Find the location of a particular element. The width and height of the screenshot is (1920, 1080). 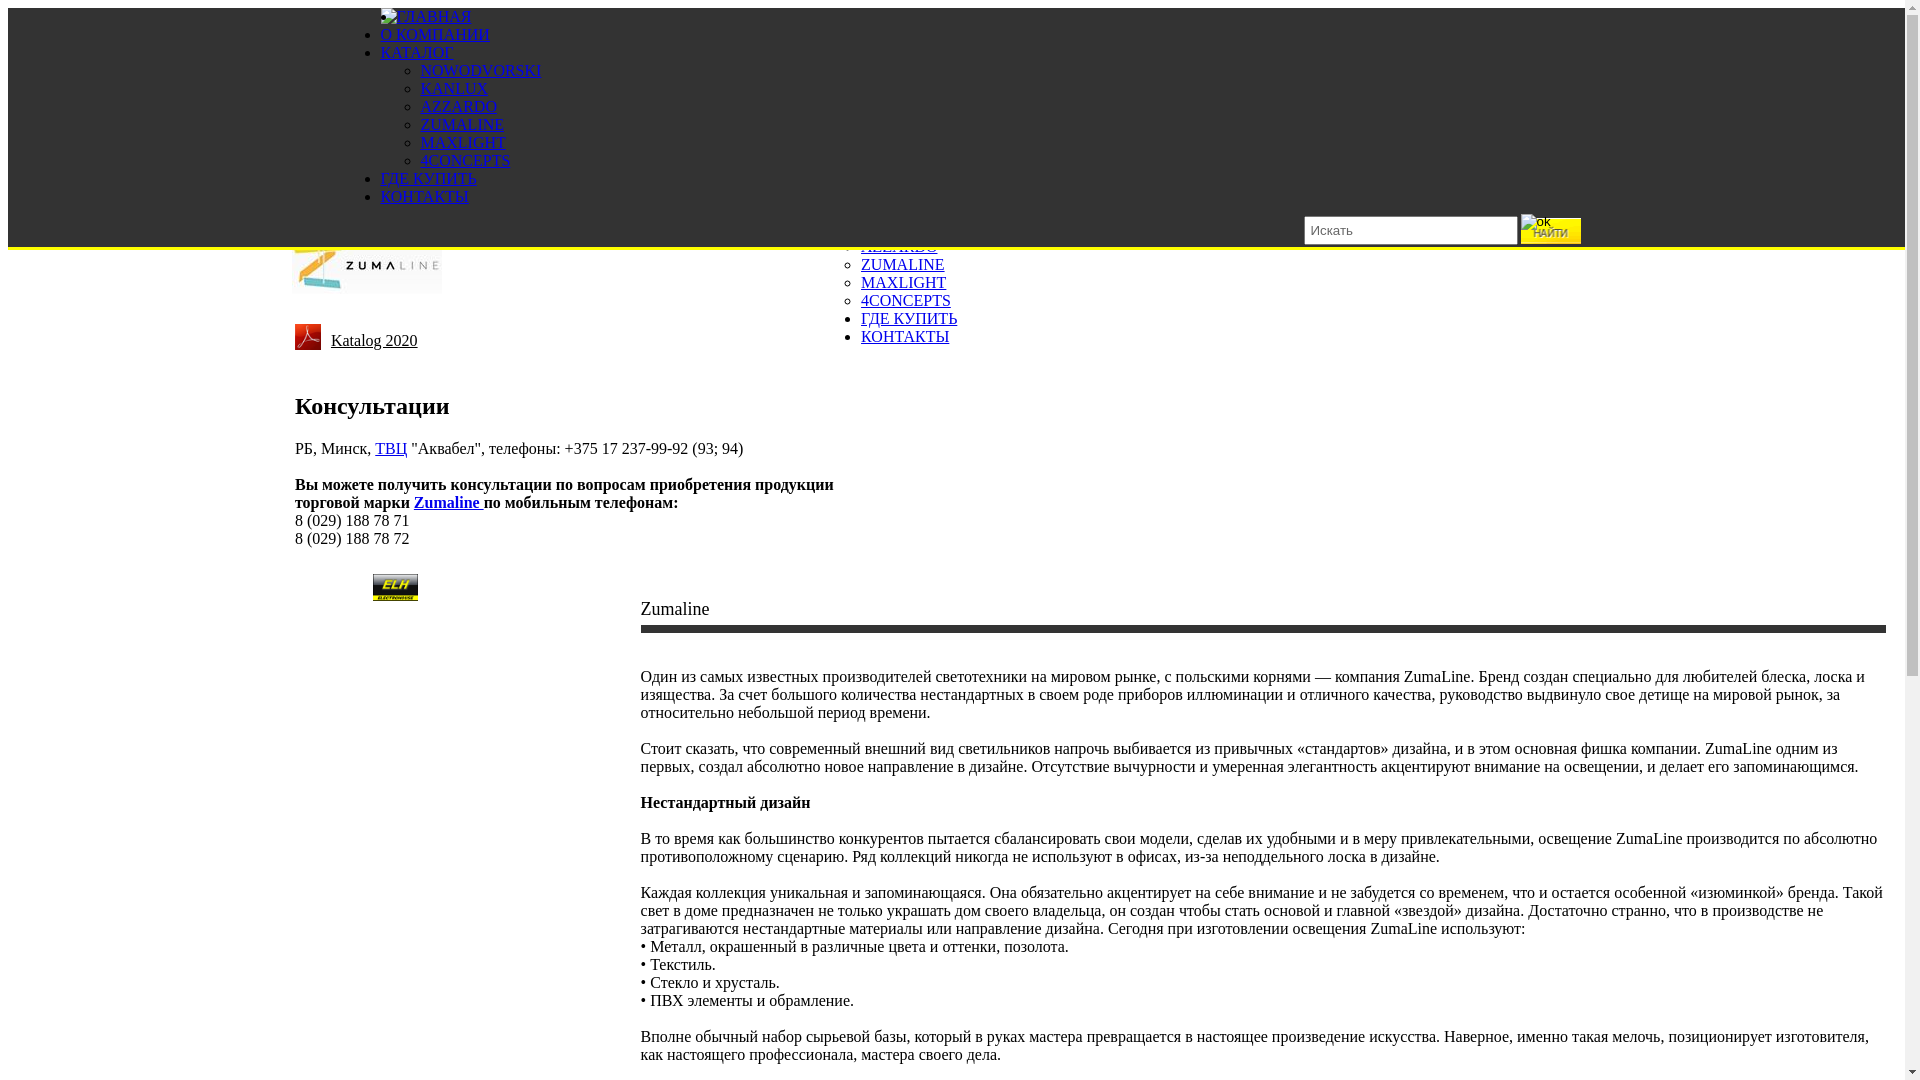

'AZZARDO' is located at coordinates (456, 106).